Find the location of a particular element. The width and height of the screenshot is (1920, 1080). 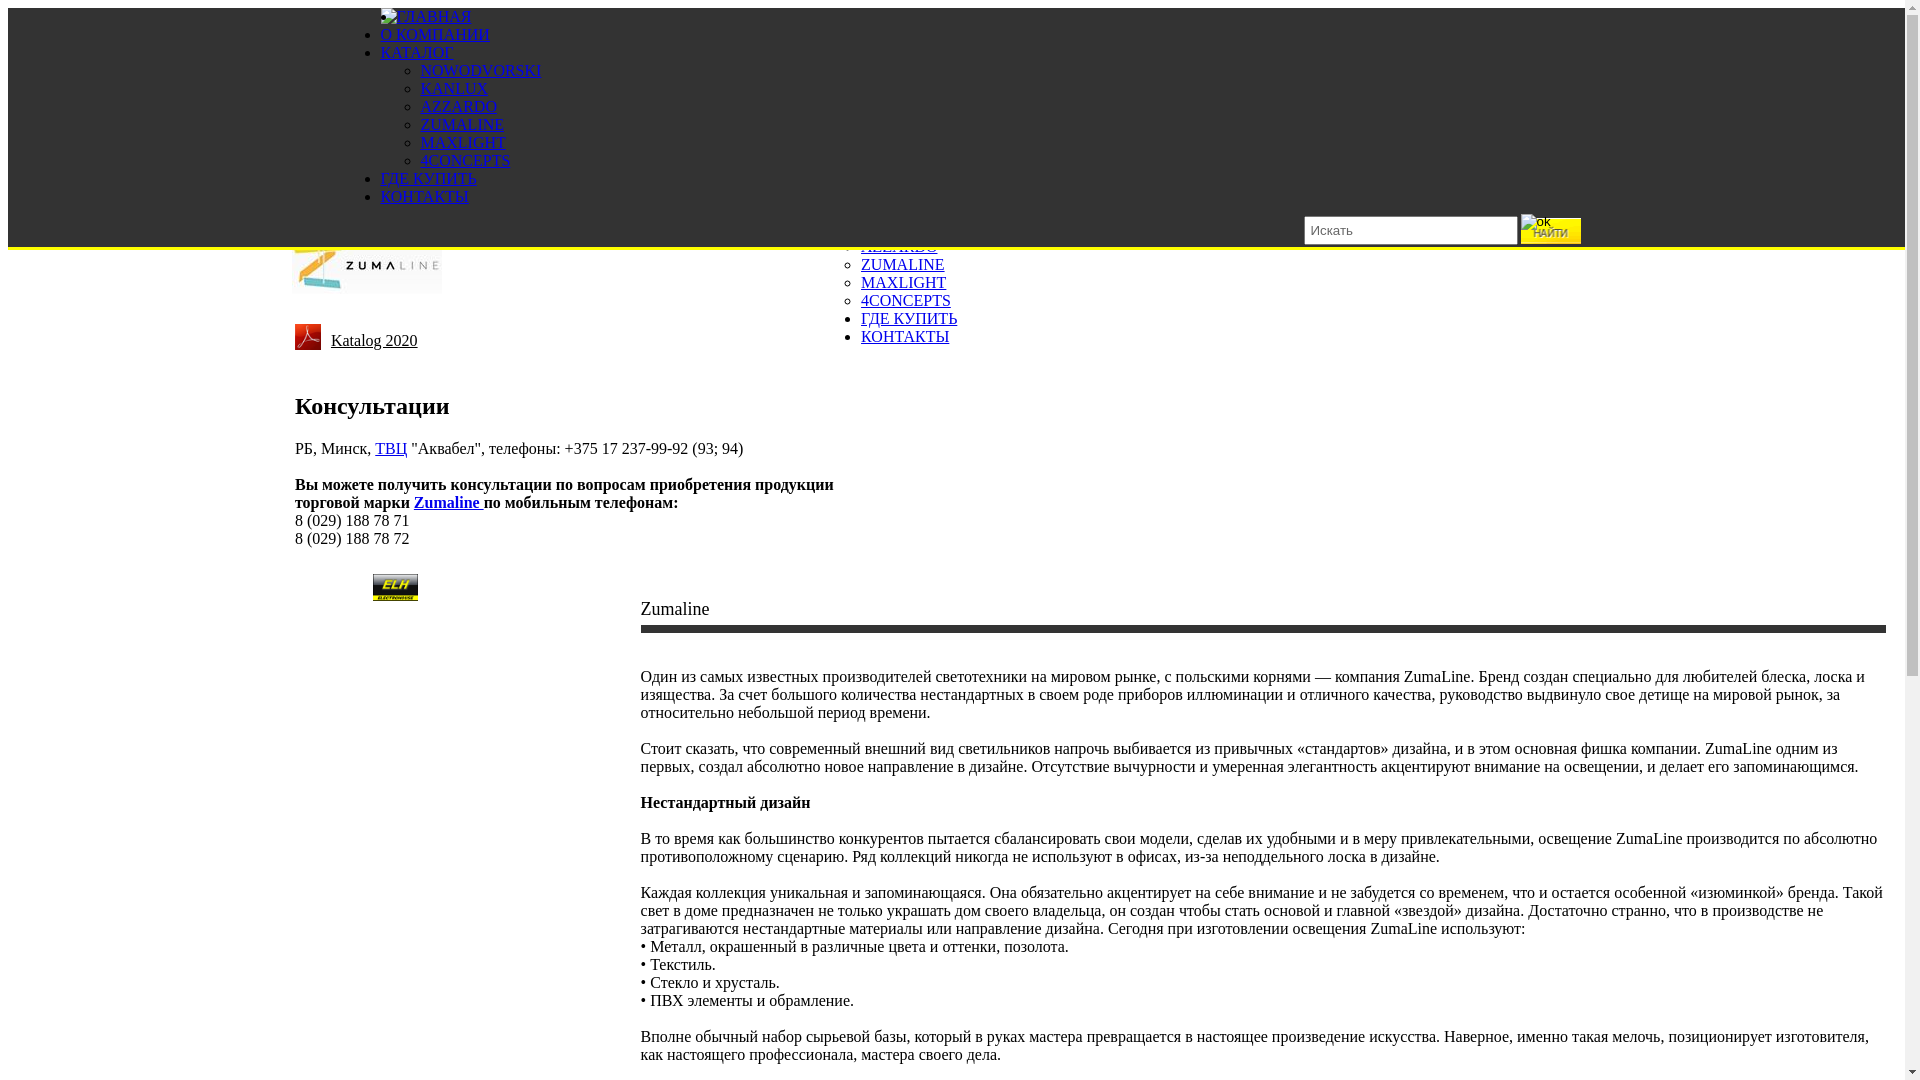

'AZZARDO' is located at coordinates (456, 106).